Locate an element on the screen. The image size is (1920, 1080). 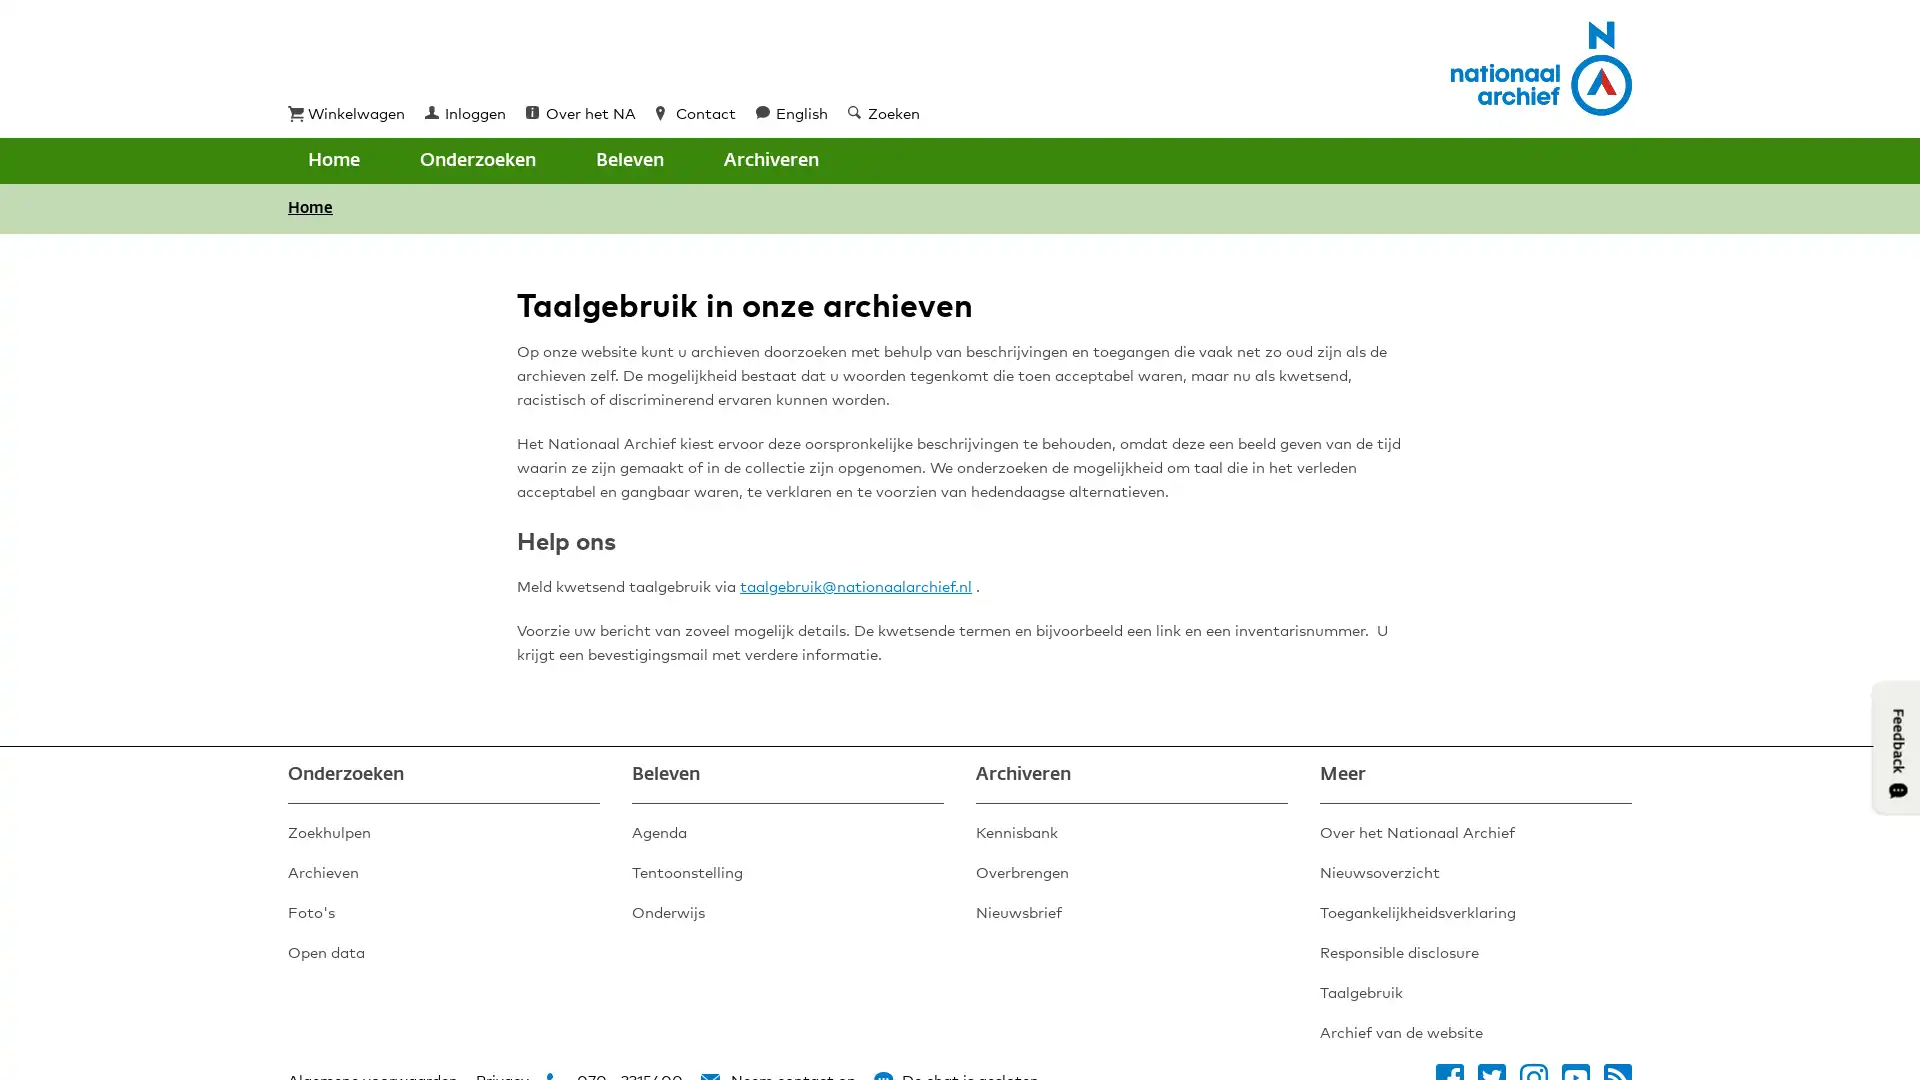
Zoeken is located at coordinates (749, 160).